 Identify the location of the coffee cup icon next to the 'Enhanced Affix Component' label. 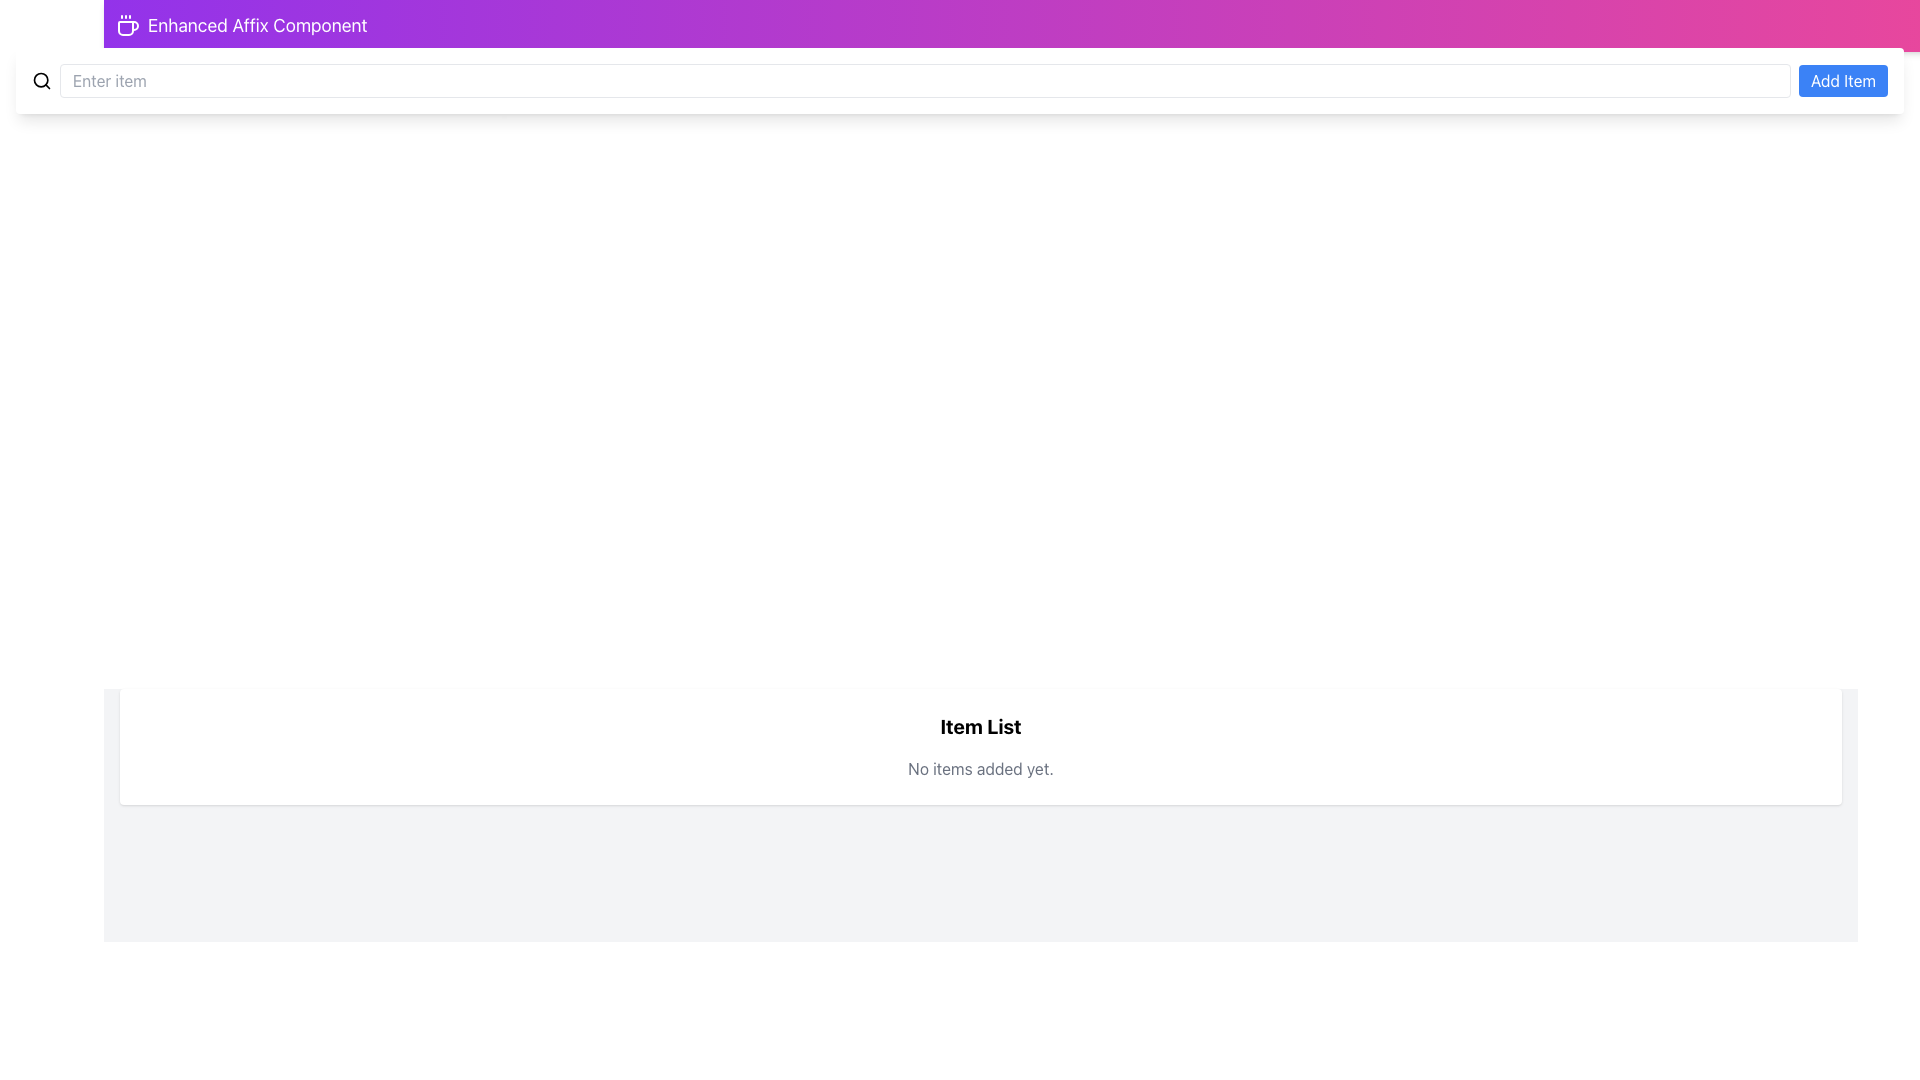
(127, 26).